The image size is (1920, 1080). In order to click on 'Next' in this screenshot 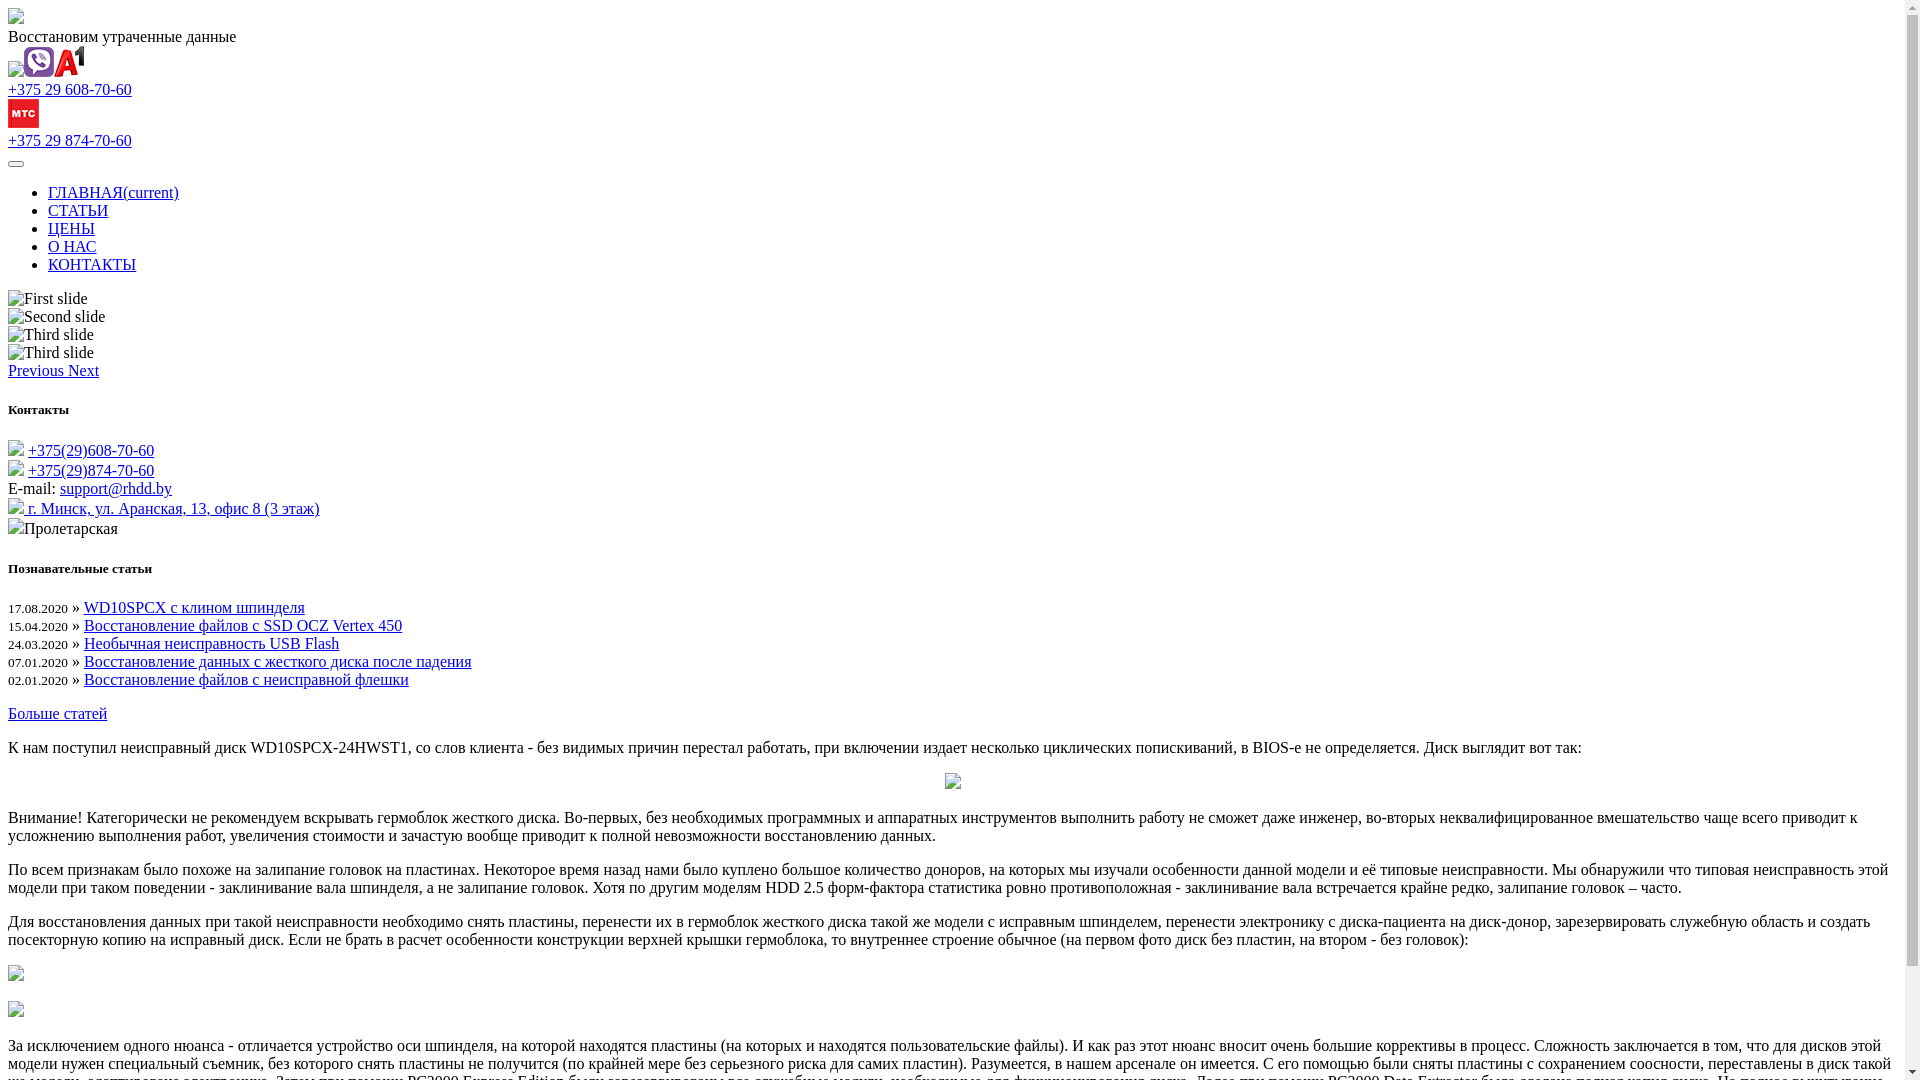, I will do `click(82, 370)`.